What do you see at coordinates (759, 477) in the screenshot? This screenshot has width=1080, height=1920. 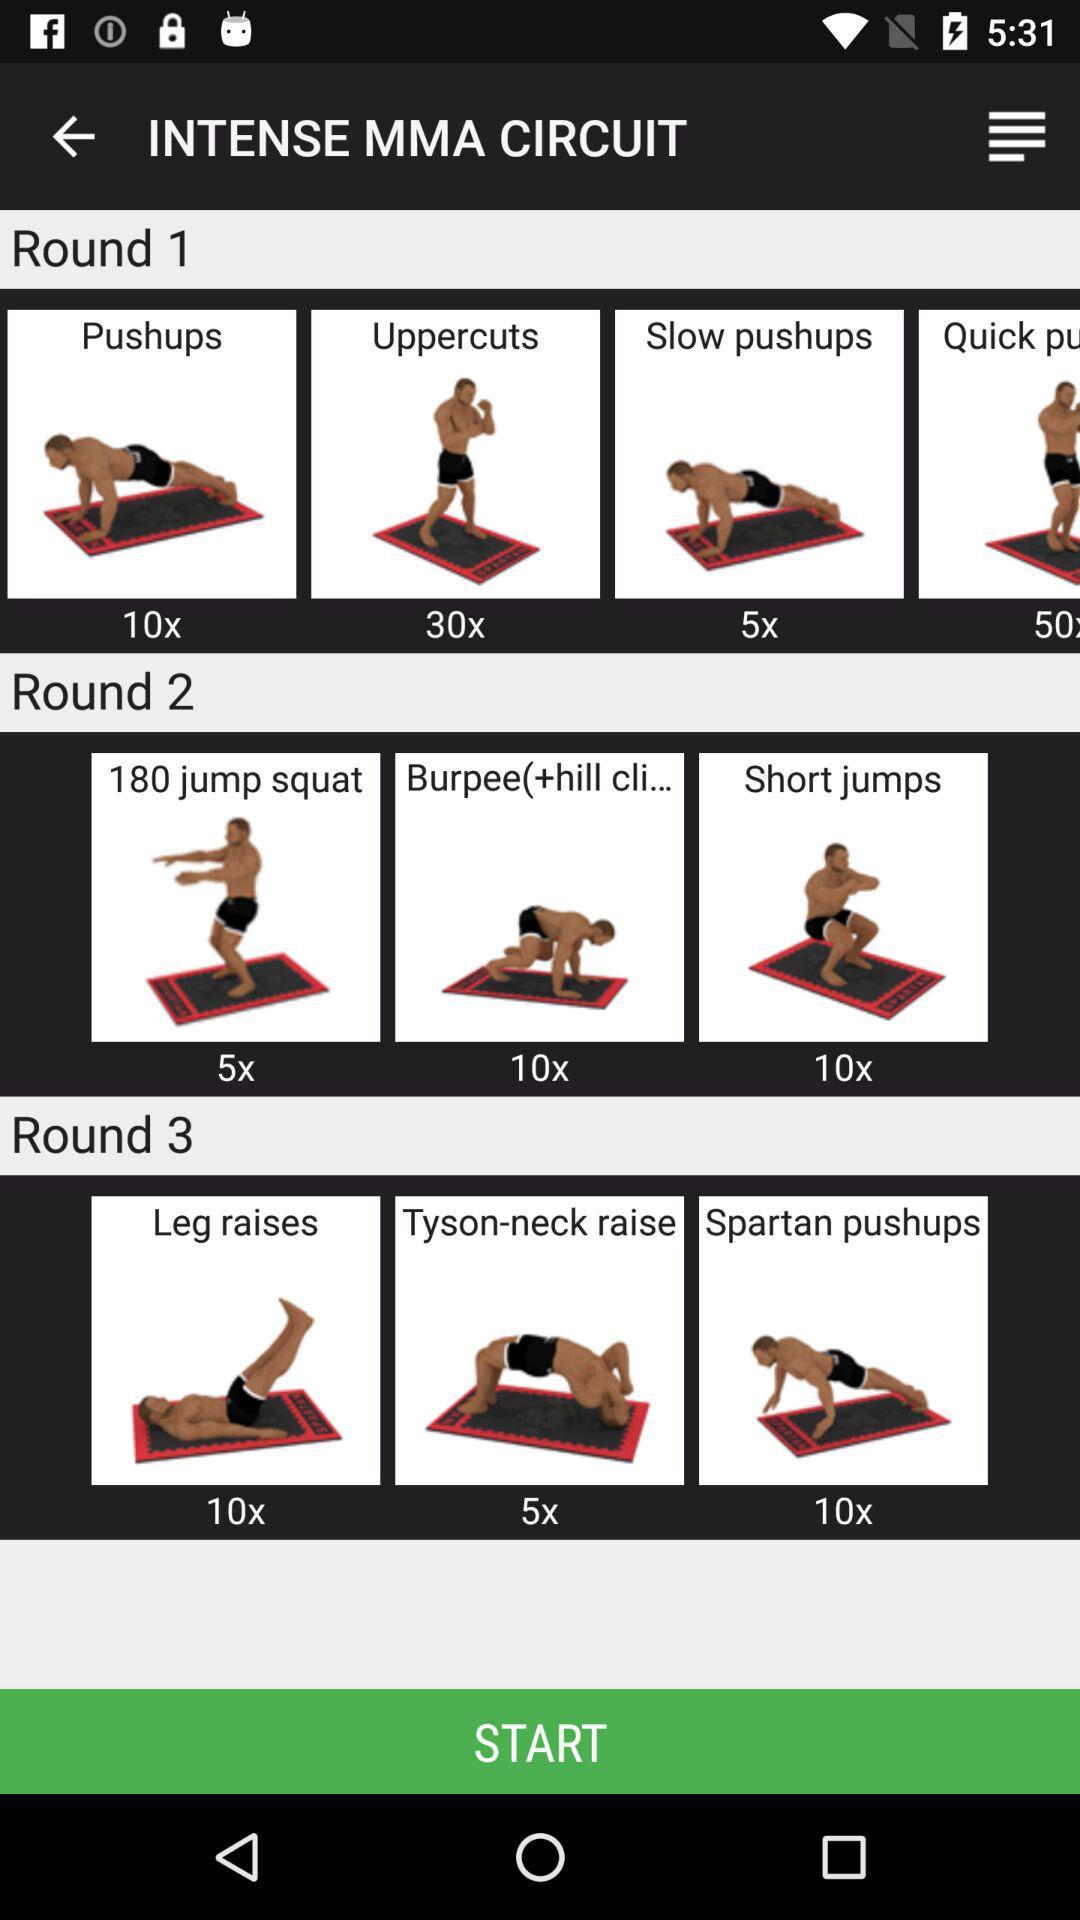 I see `slow pushups` at bounding box center [759, 477].